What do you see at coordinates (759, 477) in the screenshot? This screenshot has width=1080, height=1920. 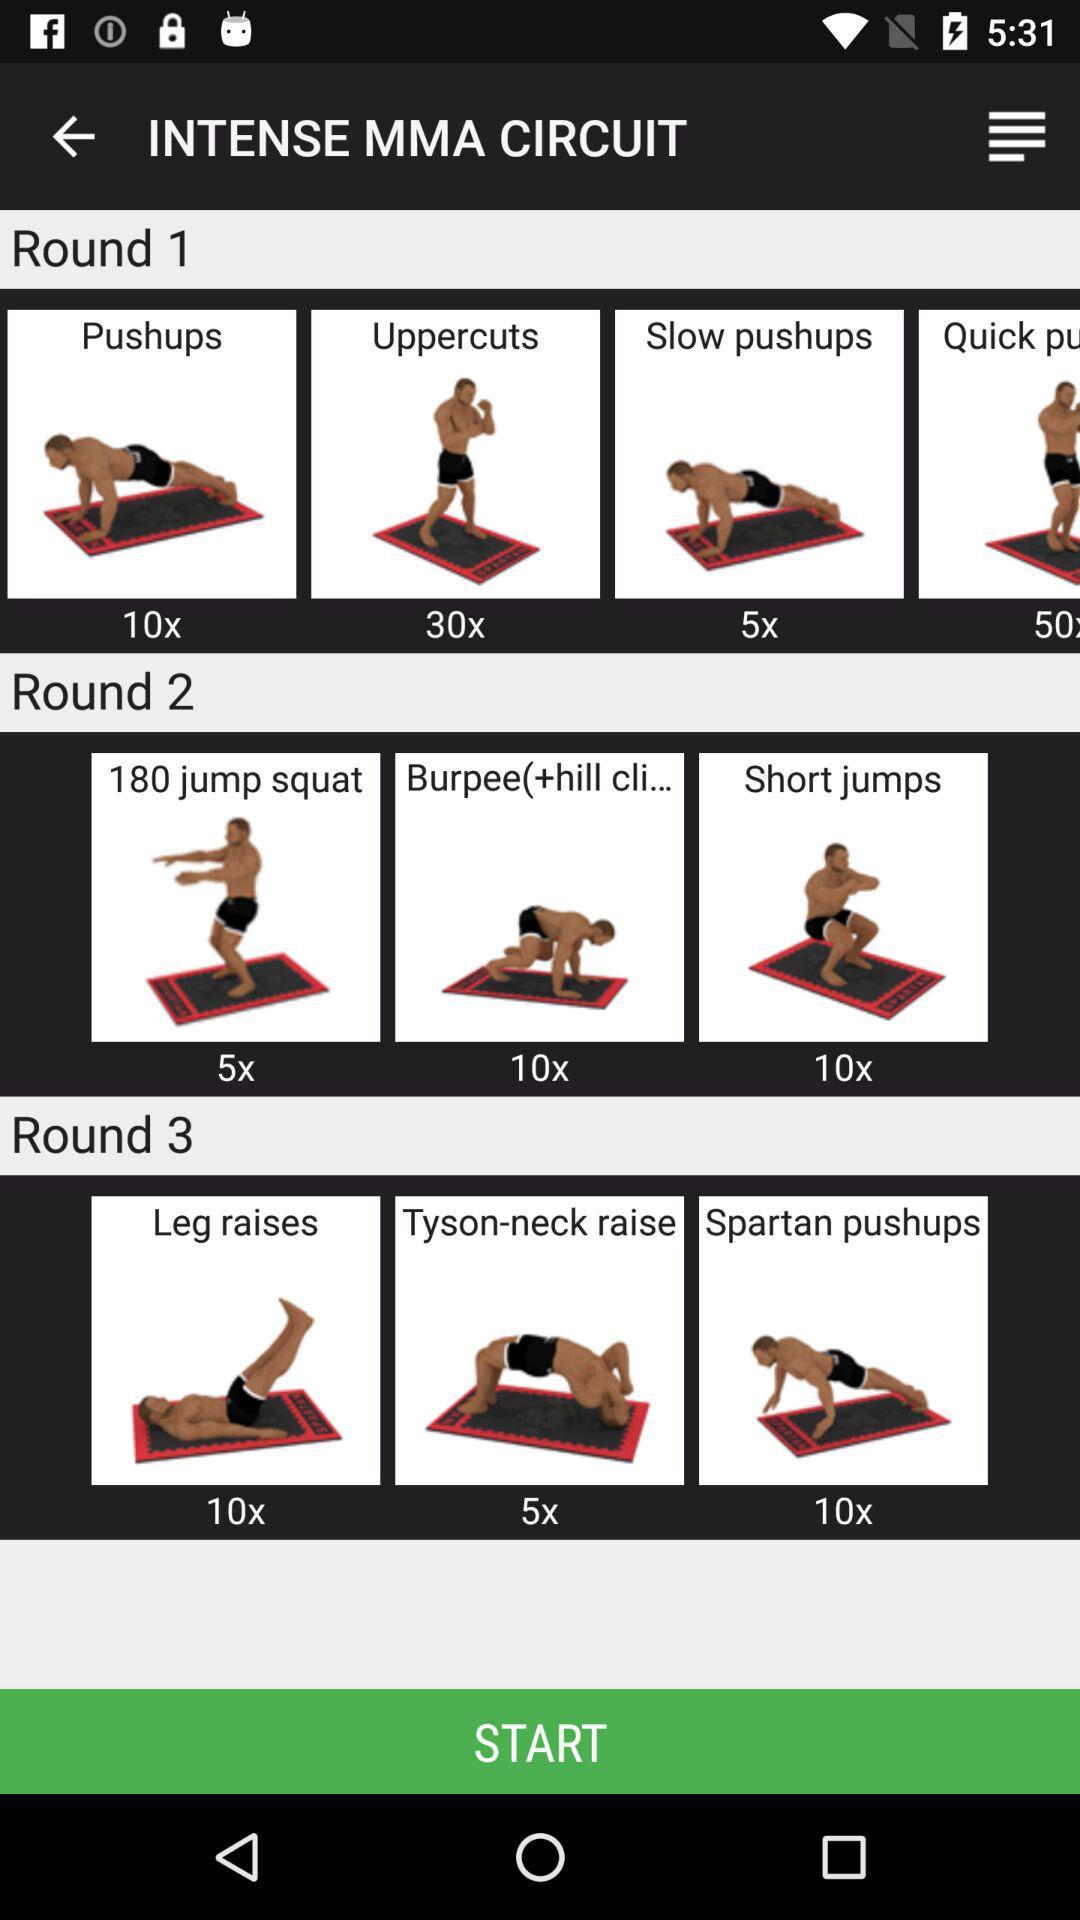 I see `slow pushups` at bounding box center [759, 477].